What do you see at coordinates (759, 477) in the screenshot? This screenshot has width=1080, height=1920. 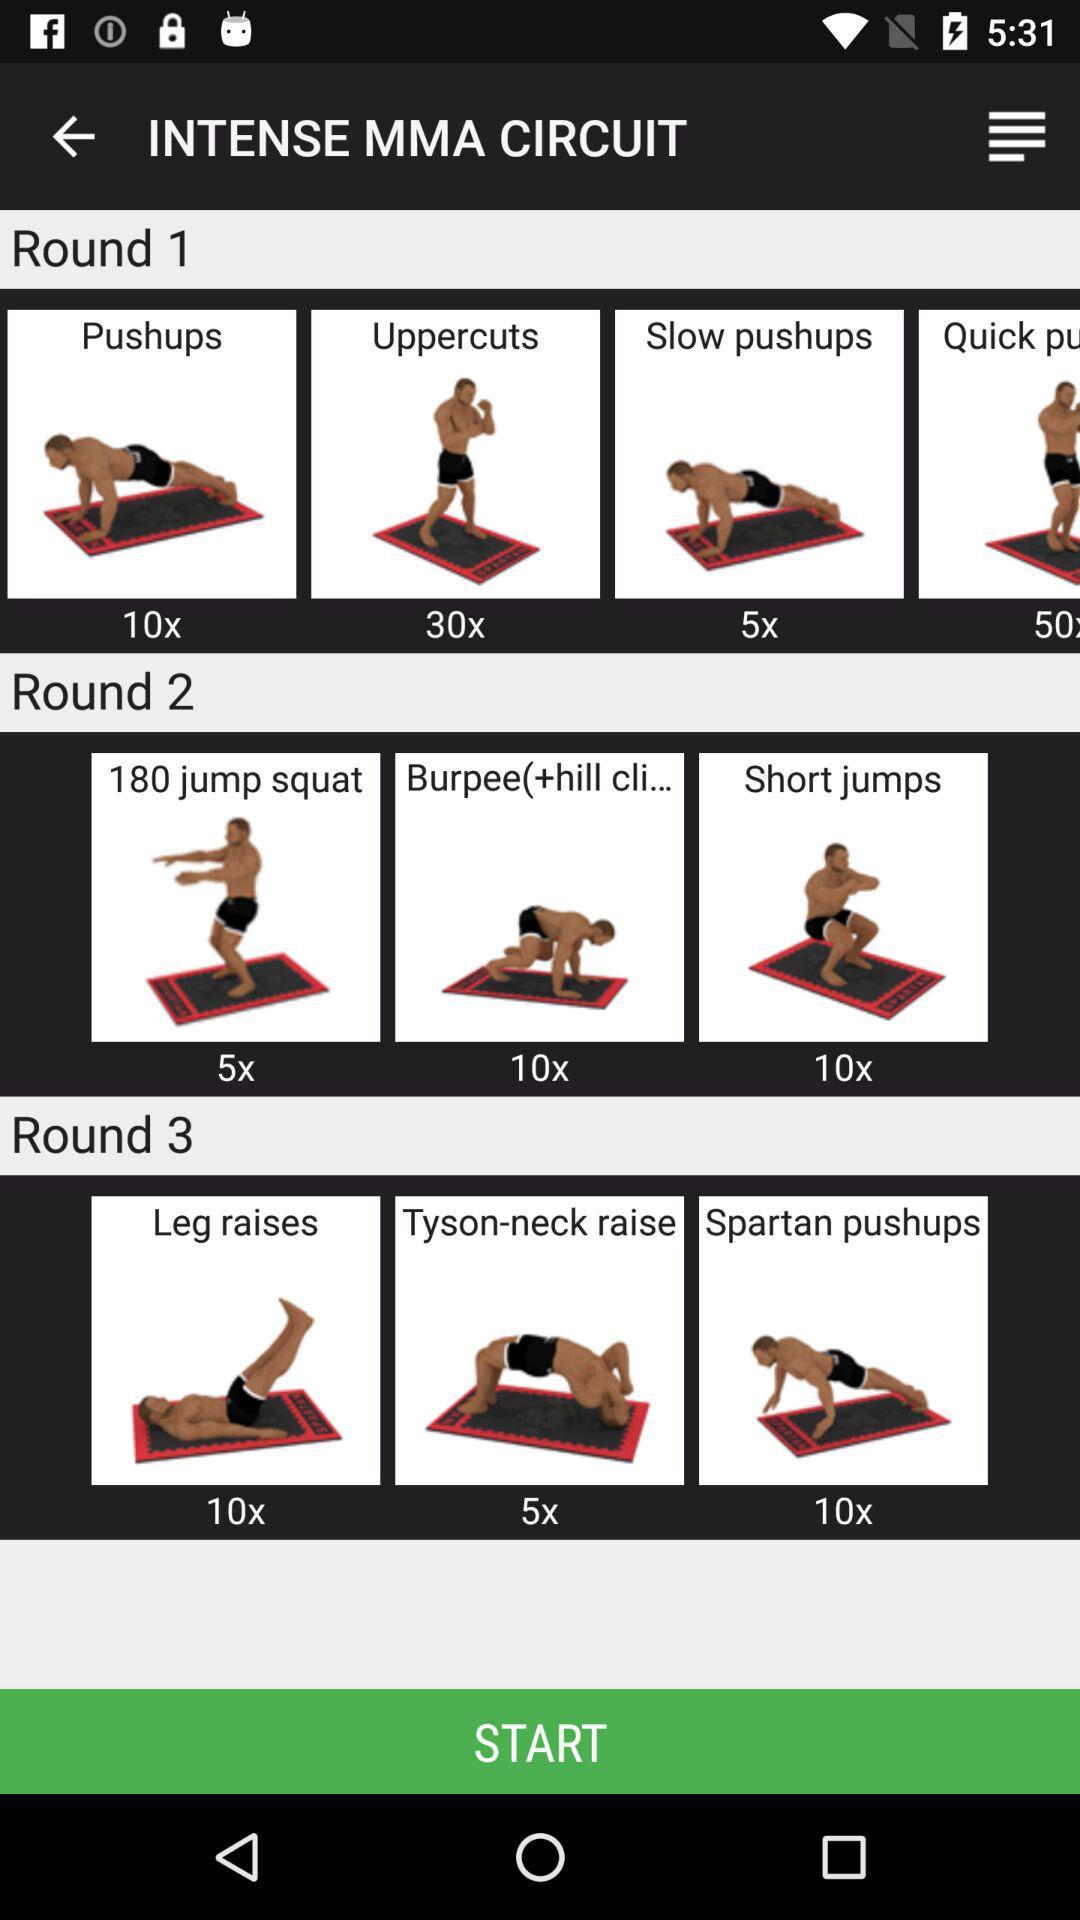 I see `slow pushups` at bounding box center [759, 477].